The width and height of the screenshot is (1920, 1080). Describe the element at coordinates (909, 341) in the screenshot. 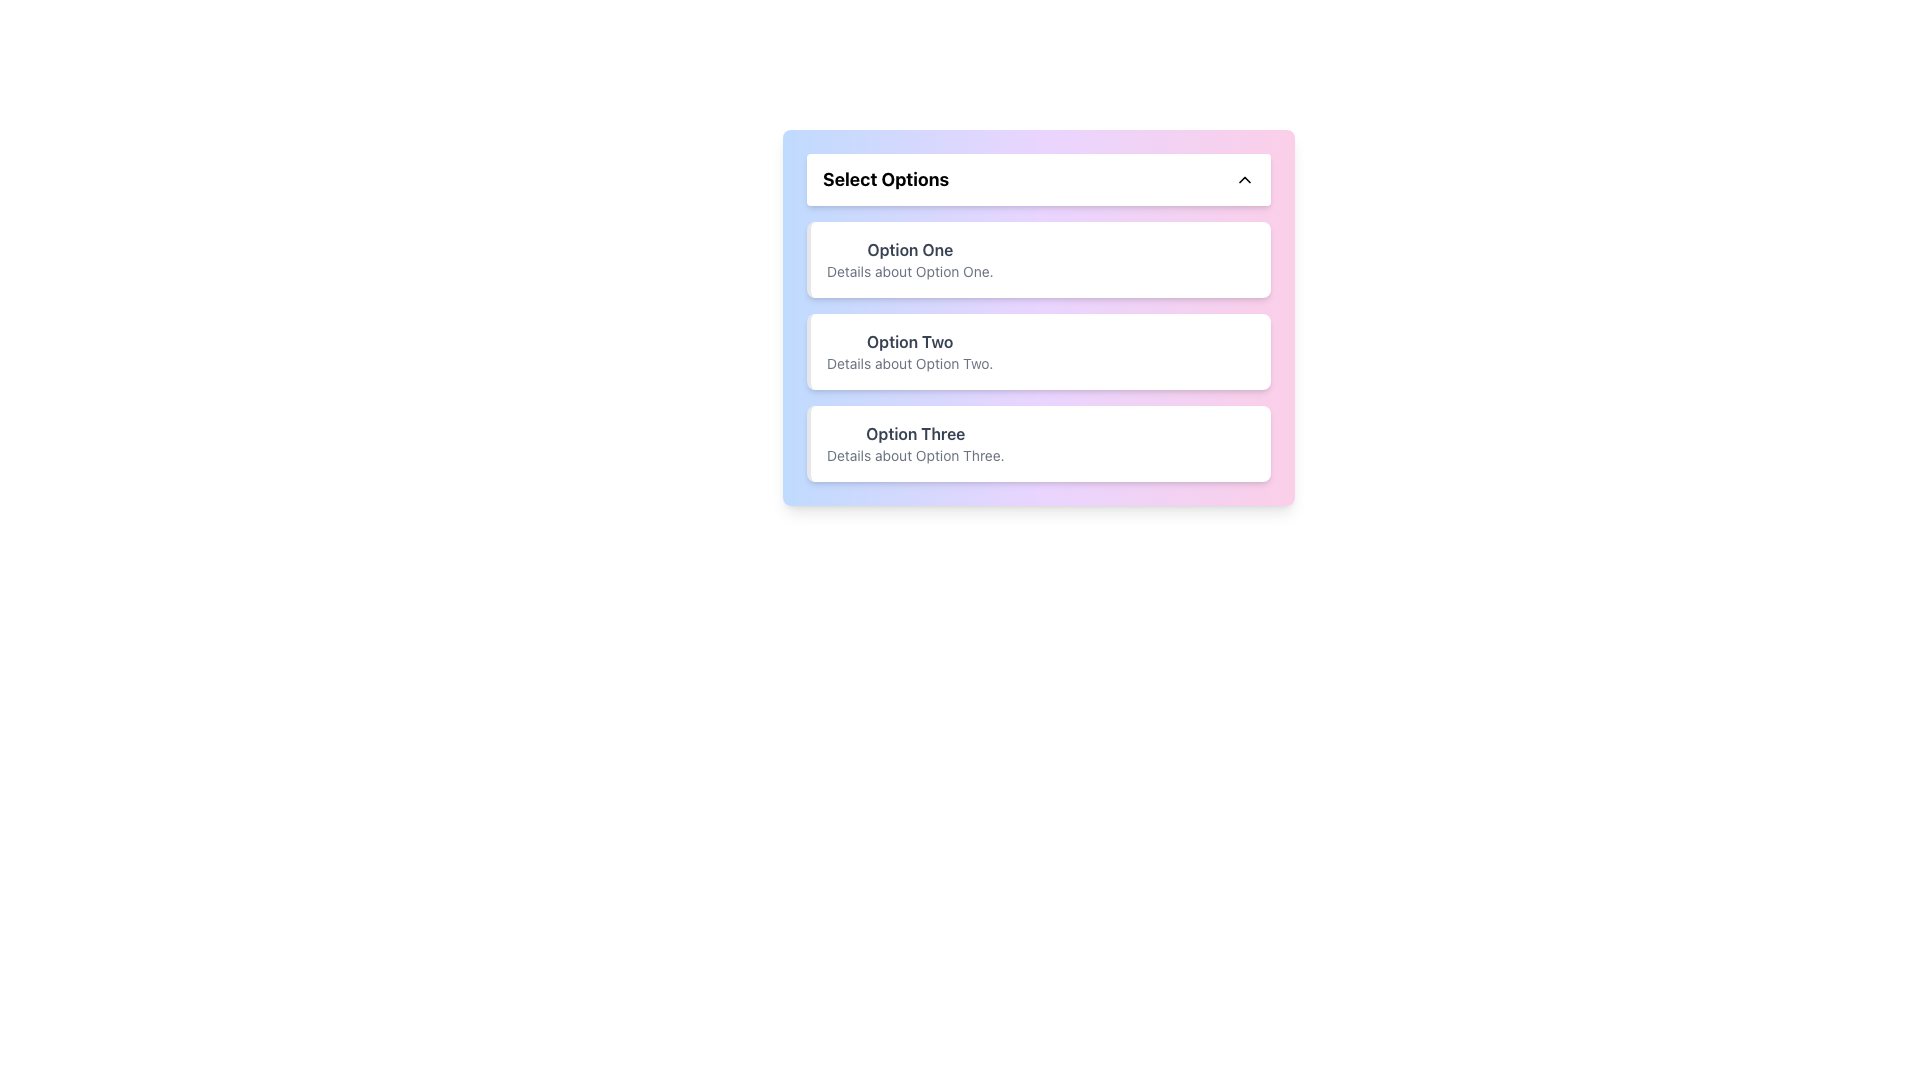

I see `the bold text label 'Option Two' which is part of a card-like section with a white background and subtle shadowing, centrally positioned in the layout` at that location.